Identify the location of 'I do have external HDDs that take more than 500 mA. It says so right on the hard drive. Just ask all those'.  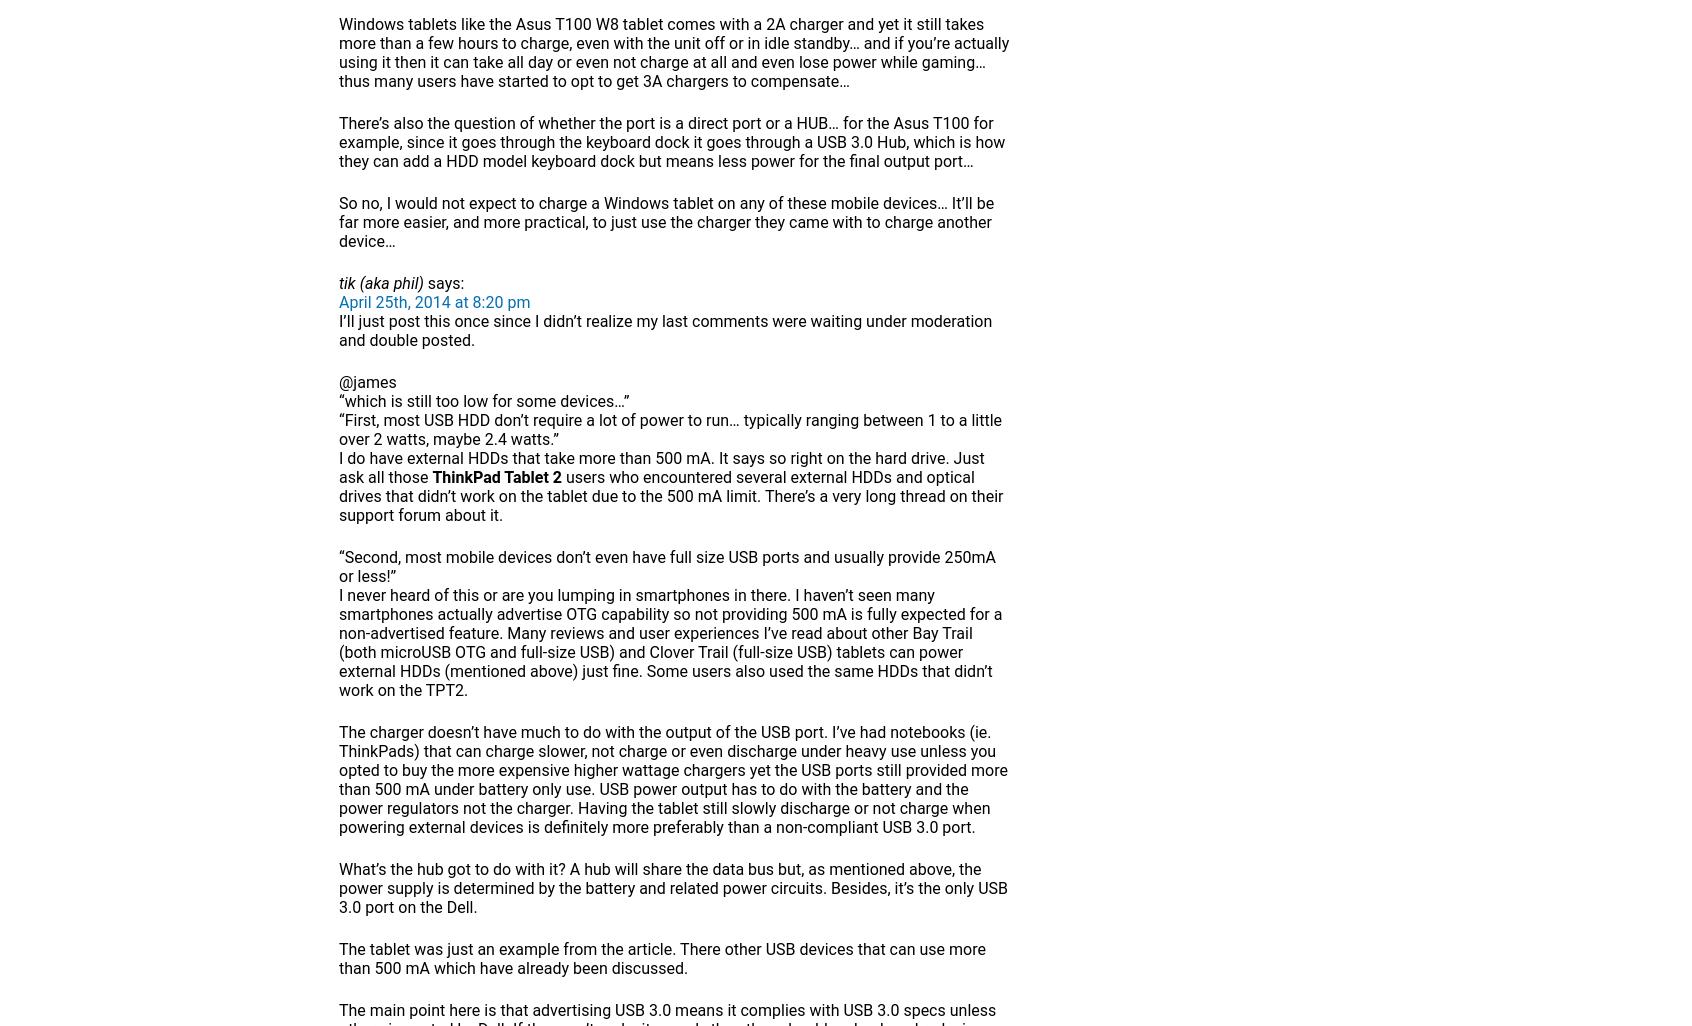
(338, 466).